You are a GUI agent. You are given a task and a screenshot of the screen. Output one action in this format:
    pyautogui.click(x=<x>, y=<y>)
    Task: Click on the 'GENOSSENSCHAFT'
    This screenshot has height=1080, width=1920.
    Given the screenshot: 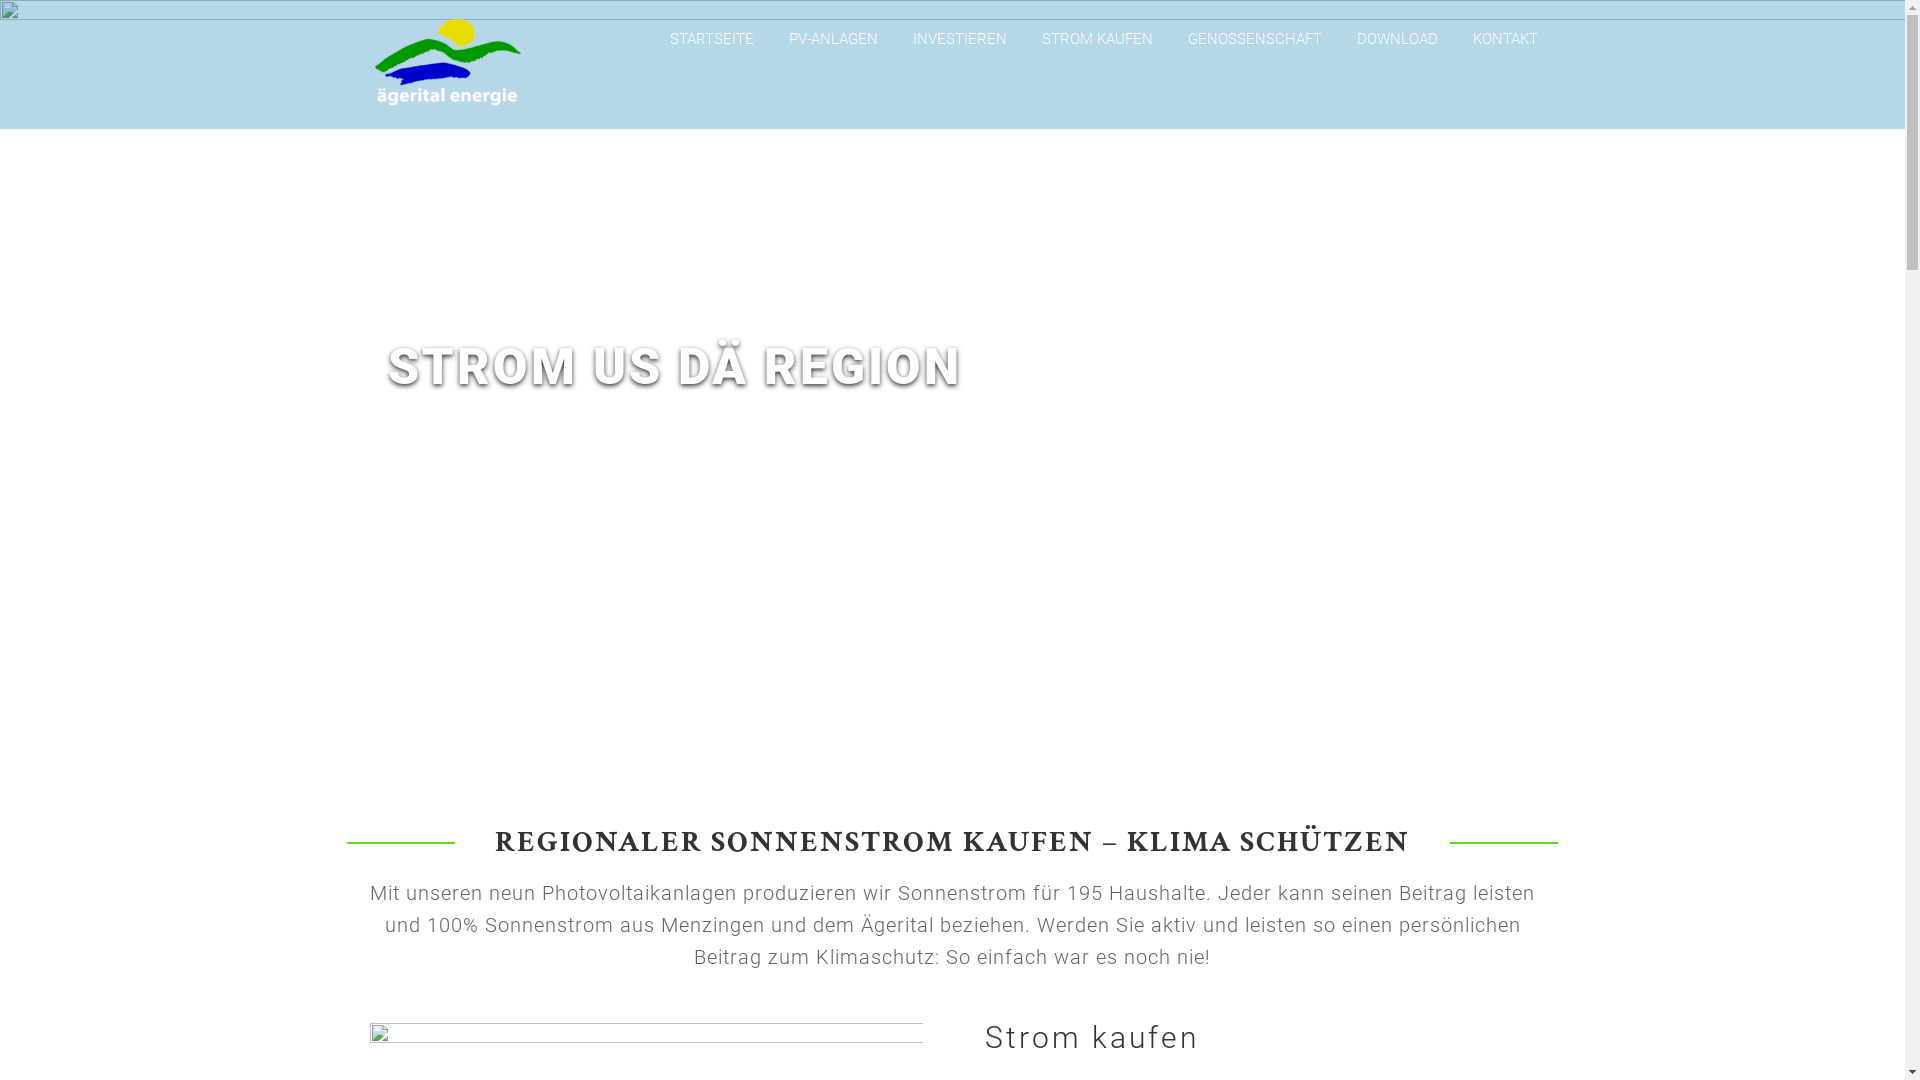 What is the action you would take?
    pyautogui.click(x=1253, y=38)
    